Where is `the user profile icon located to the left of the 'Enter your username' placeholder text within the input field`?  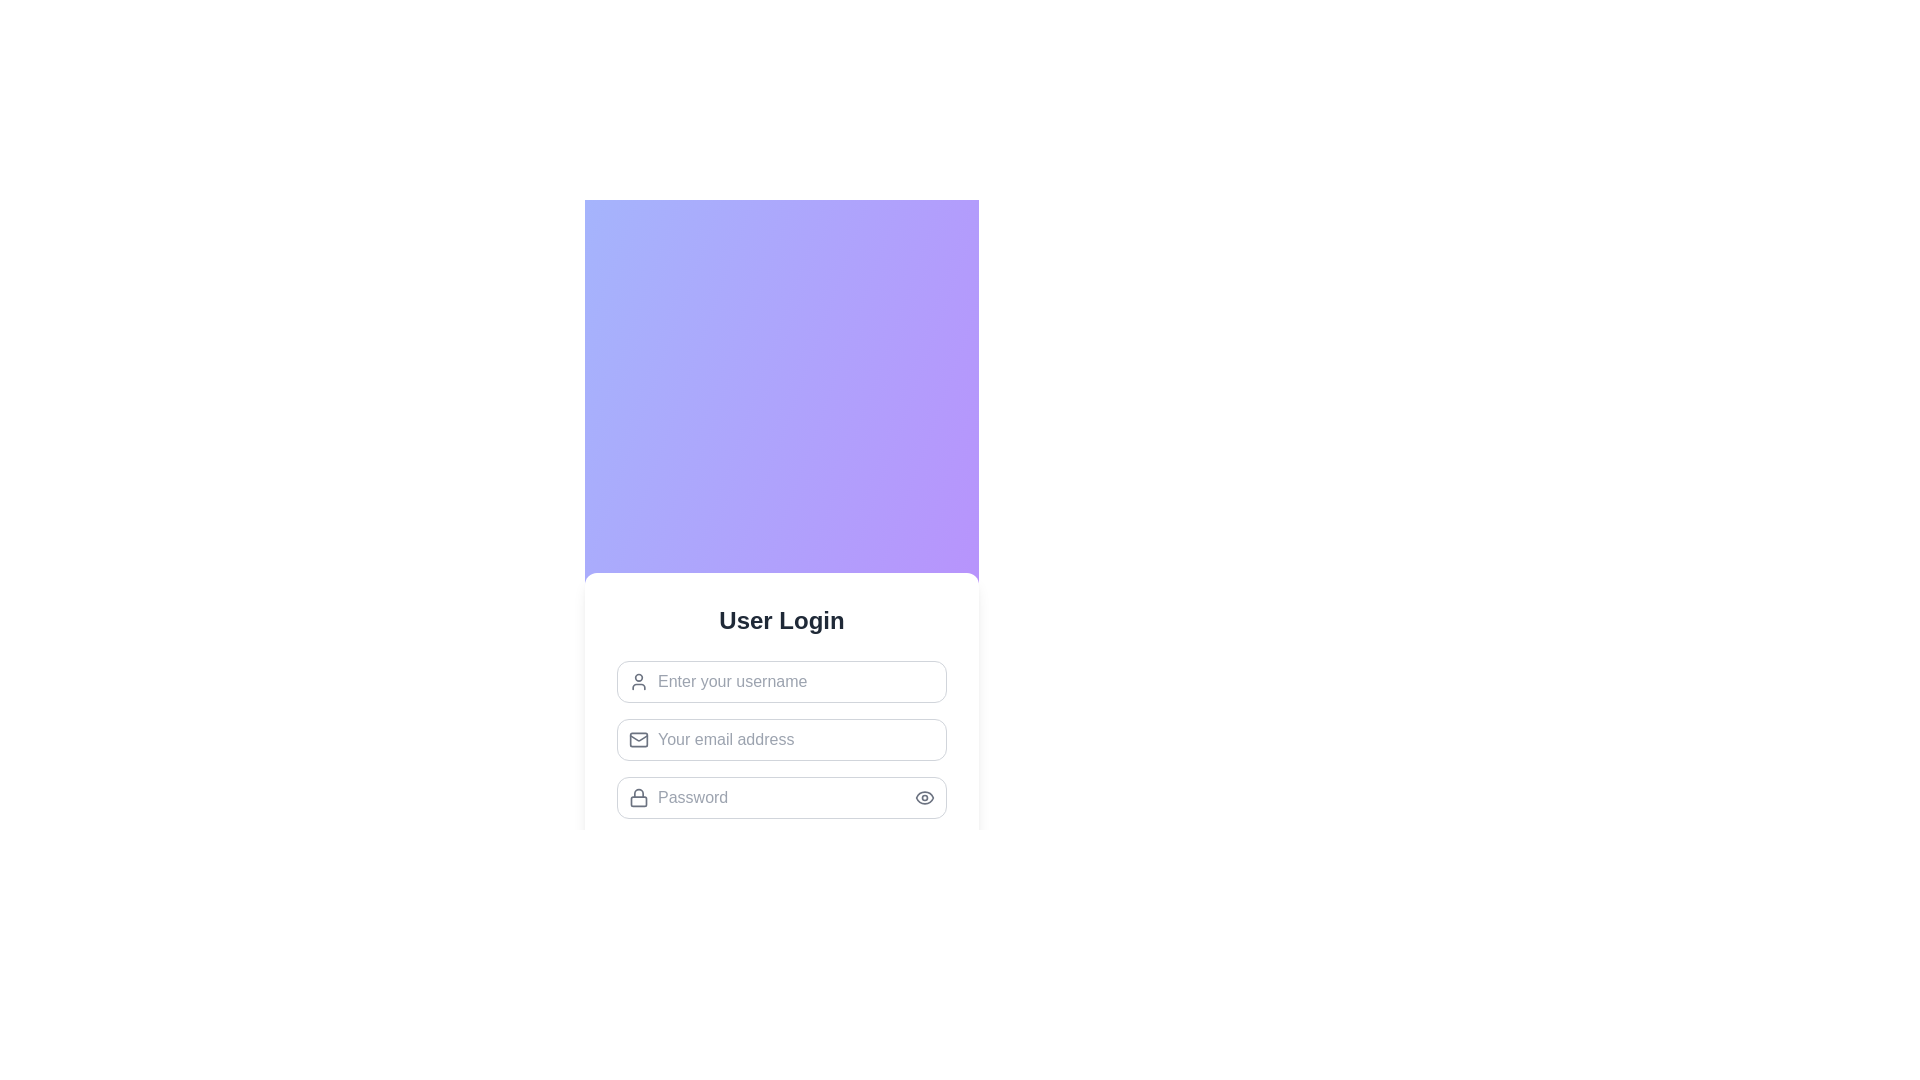
the user profile icon located to the left of the 'Enter your username' placeholder text within the input field is located at coordinates (637, 681).